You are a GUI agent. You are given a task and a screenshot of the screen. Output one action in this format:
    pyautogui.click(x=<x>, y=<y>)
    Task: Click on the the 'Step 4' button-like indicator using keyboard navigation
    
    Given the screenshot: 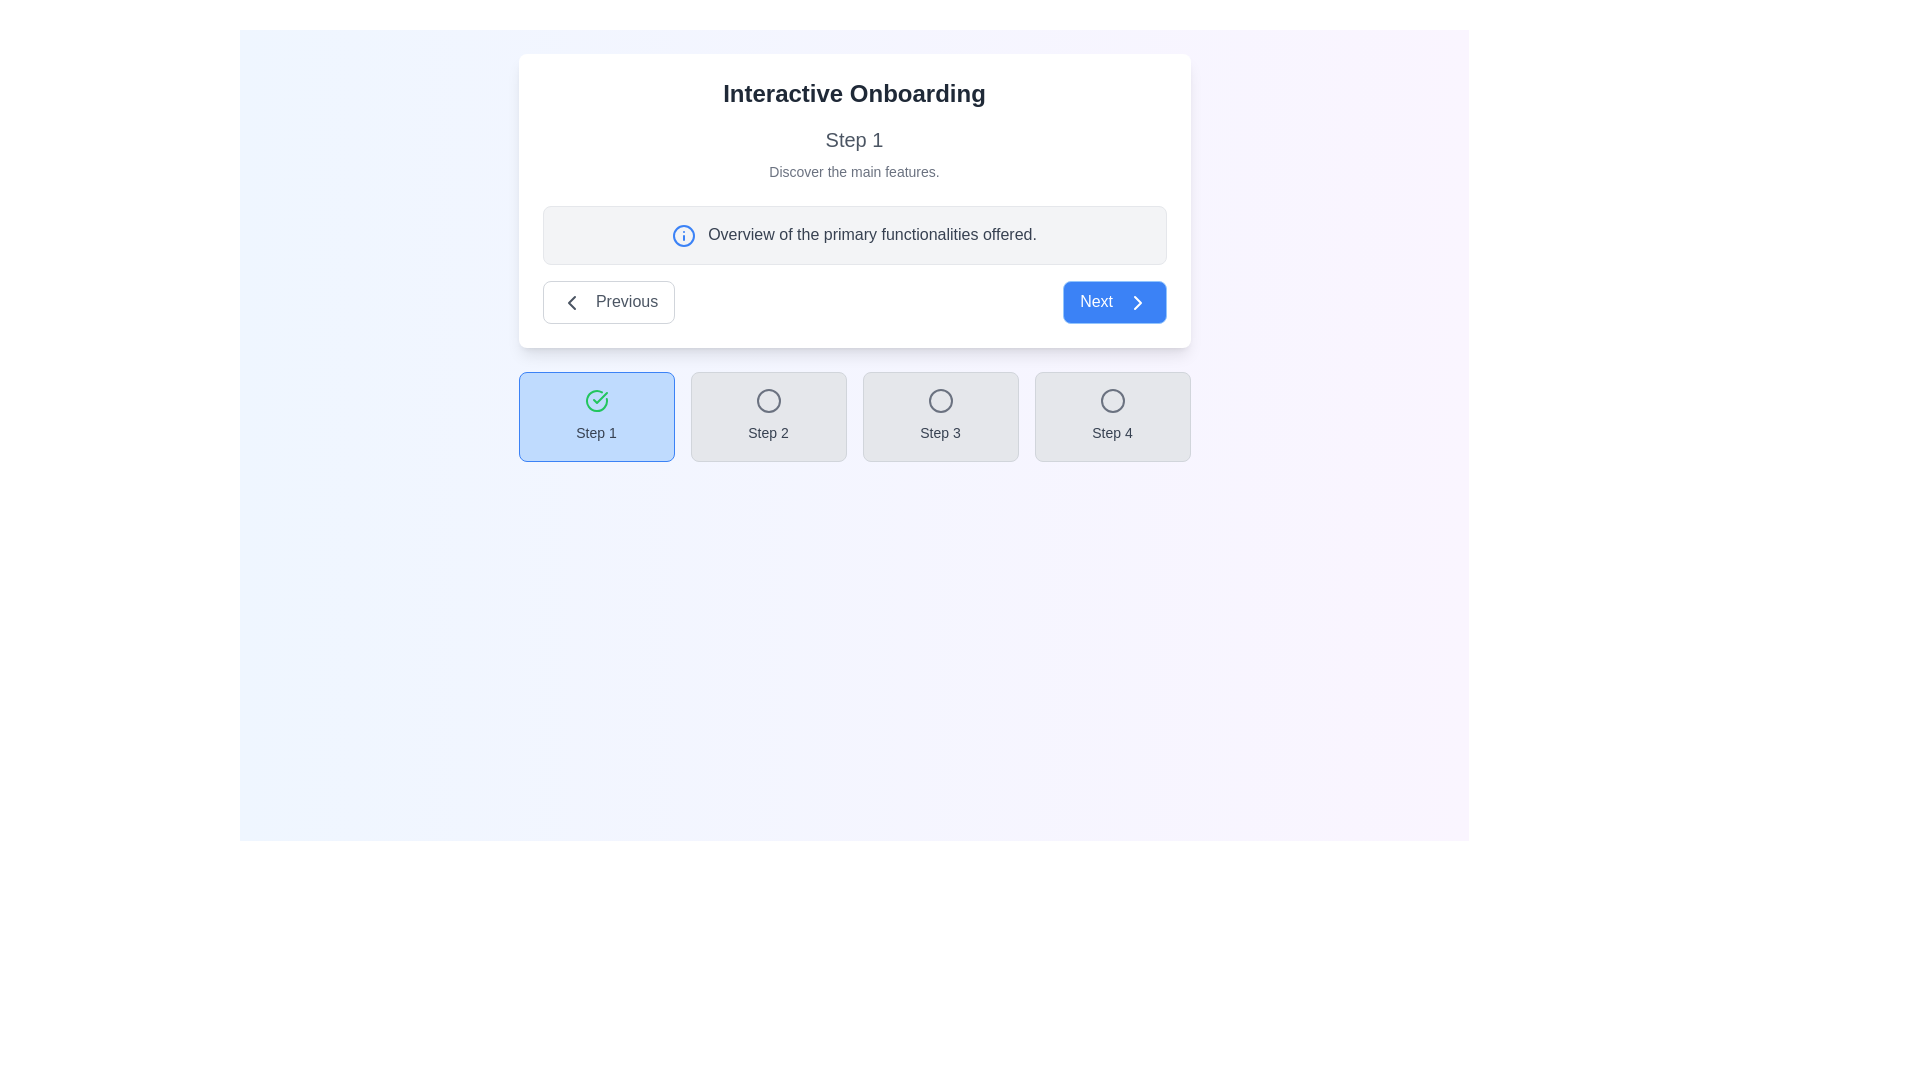 What is the action you would take?
    pyautogui.click(x=1111, y=415)
    